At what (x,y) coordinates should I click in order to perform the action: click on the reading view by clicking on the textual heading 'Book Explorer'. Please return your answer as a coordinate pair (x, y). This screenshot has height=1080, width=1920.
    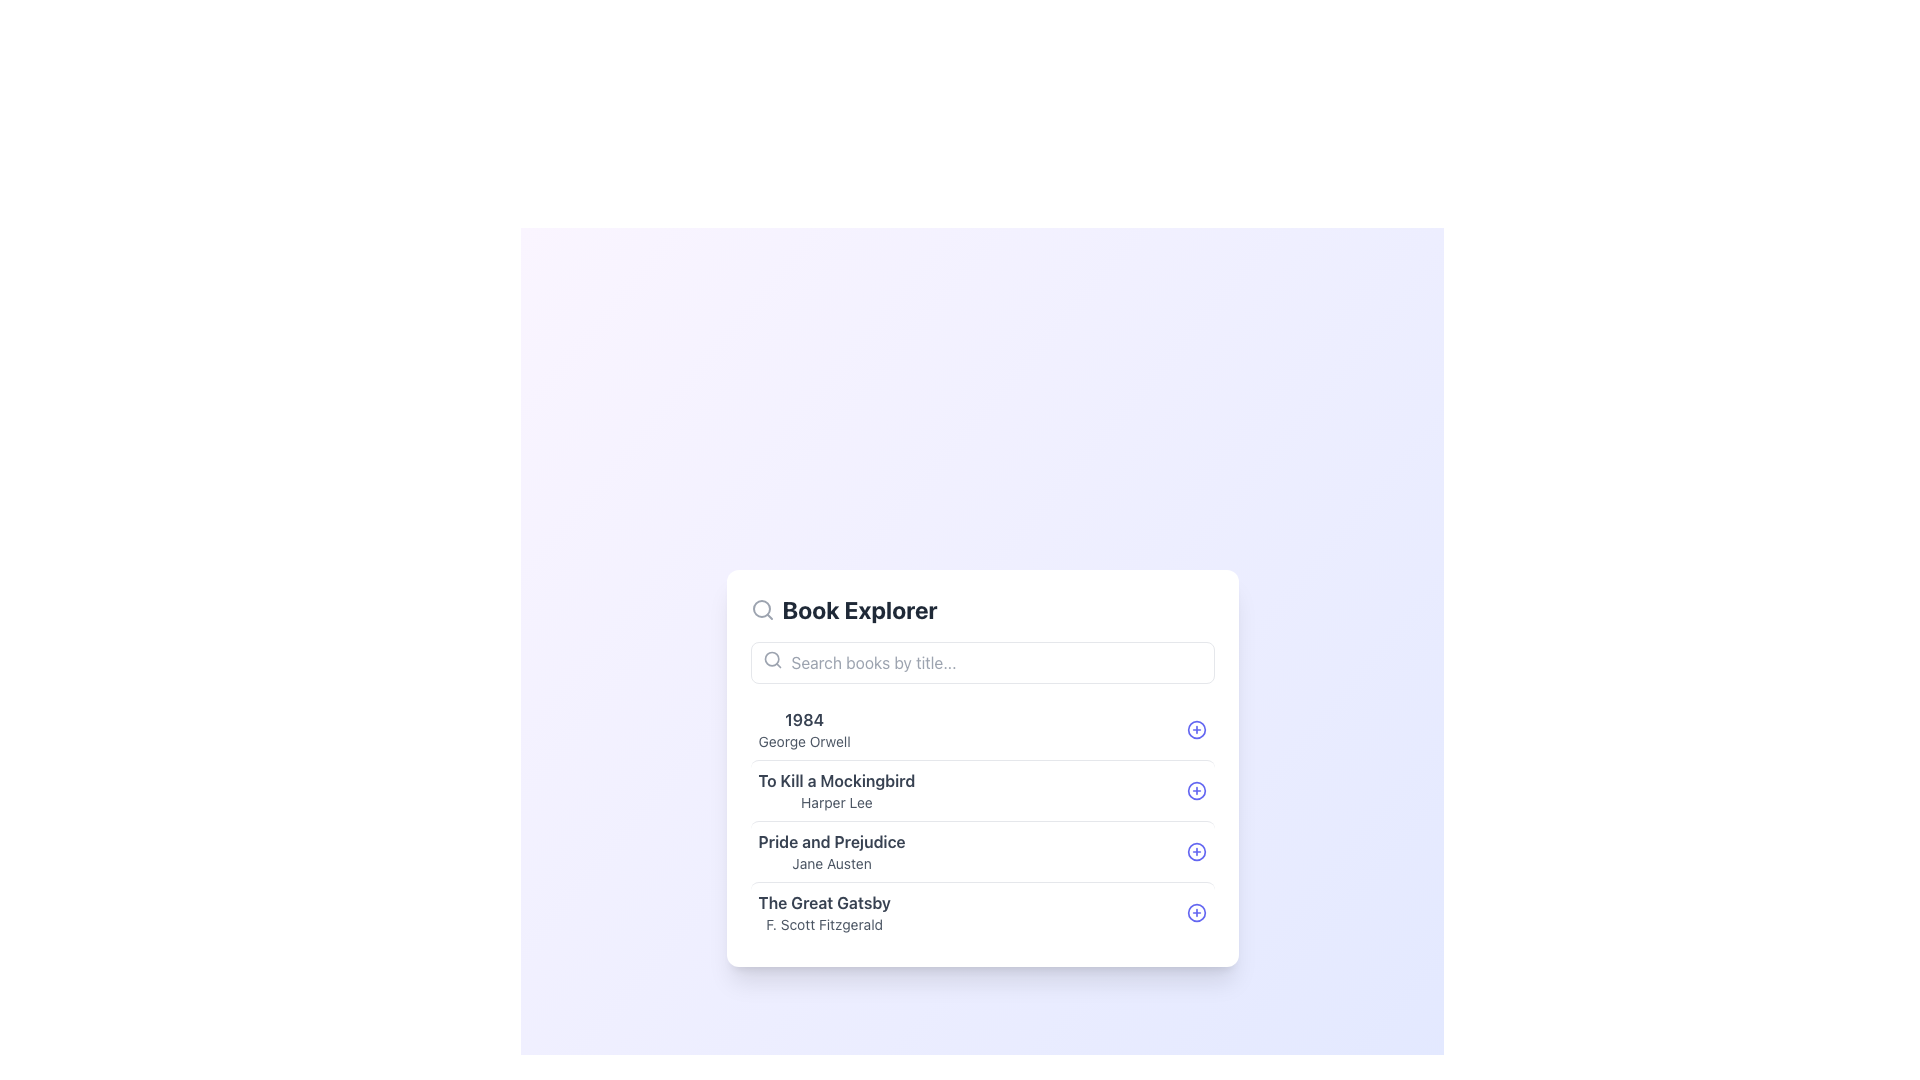
    Looking at the image, I should click on (860, 608).